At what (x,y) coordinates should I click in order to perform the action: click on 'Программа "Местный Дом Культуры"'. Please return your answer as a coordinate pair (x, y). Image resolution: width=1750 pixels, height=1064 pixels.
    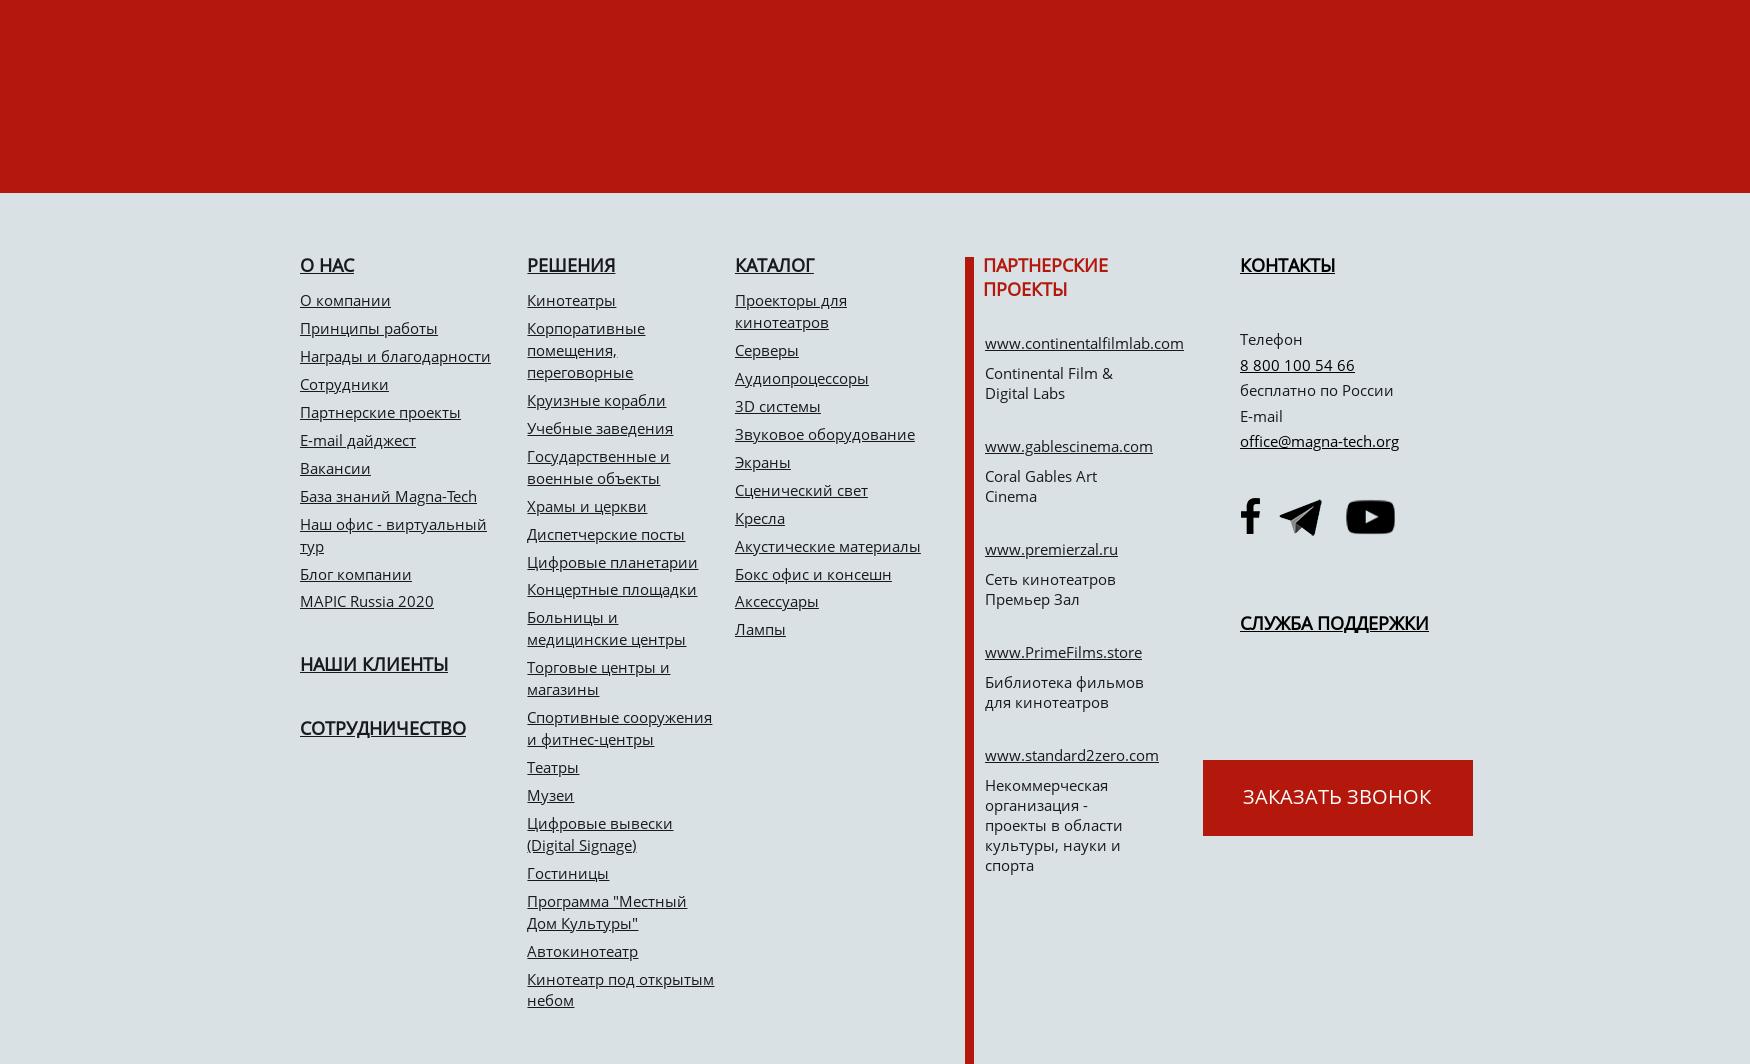
    Looking at the image, I should click on (607, 910).